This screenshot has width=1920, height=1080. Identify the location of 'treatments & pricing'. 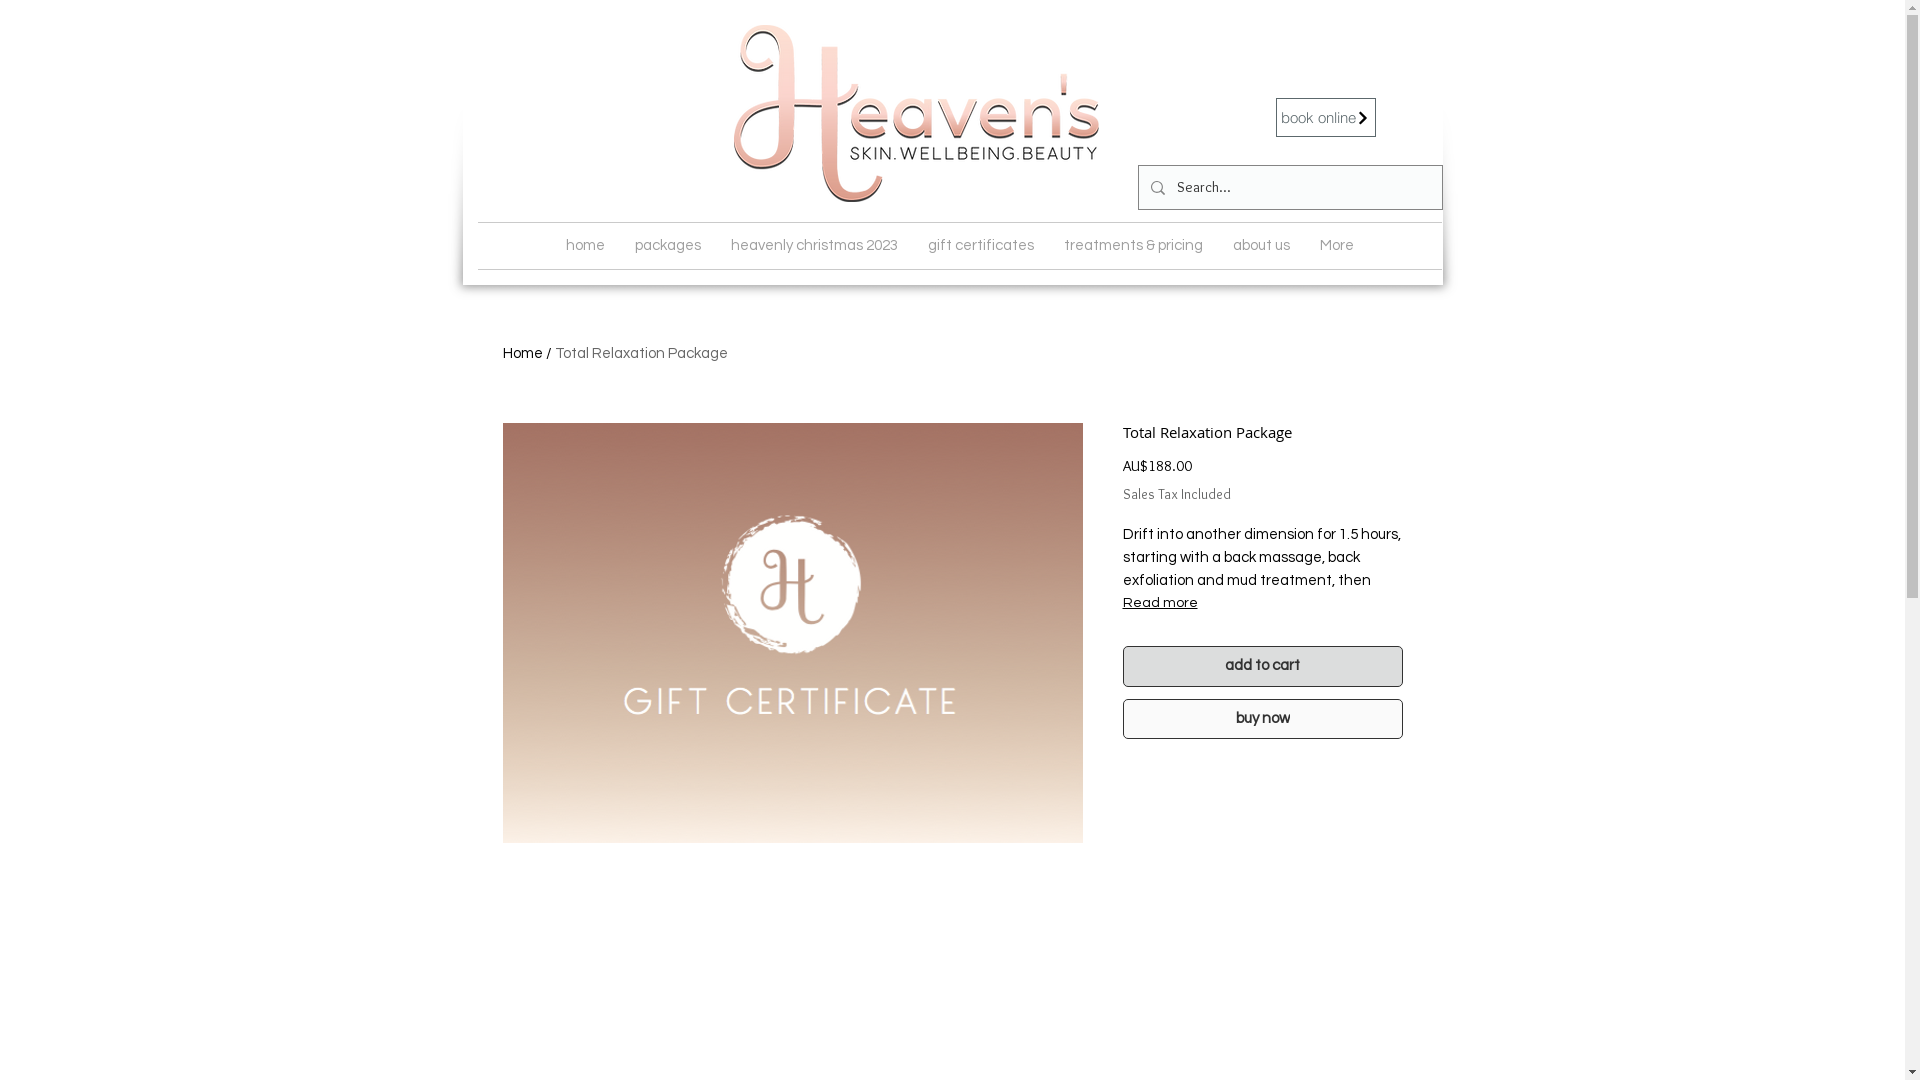
(1132, 245).